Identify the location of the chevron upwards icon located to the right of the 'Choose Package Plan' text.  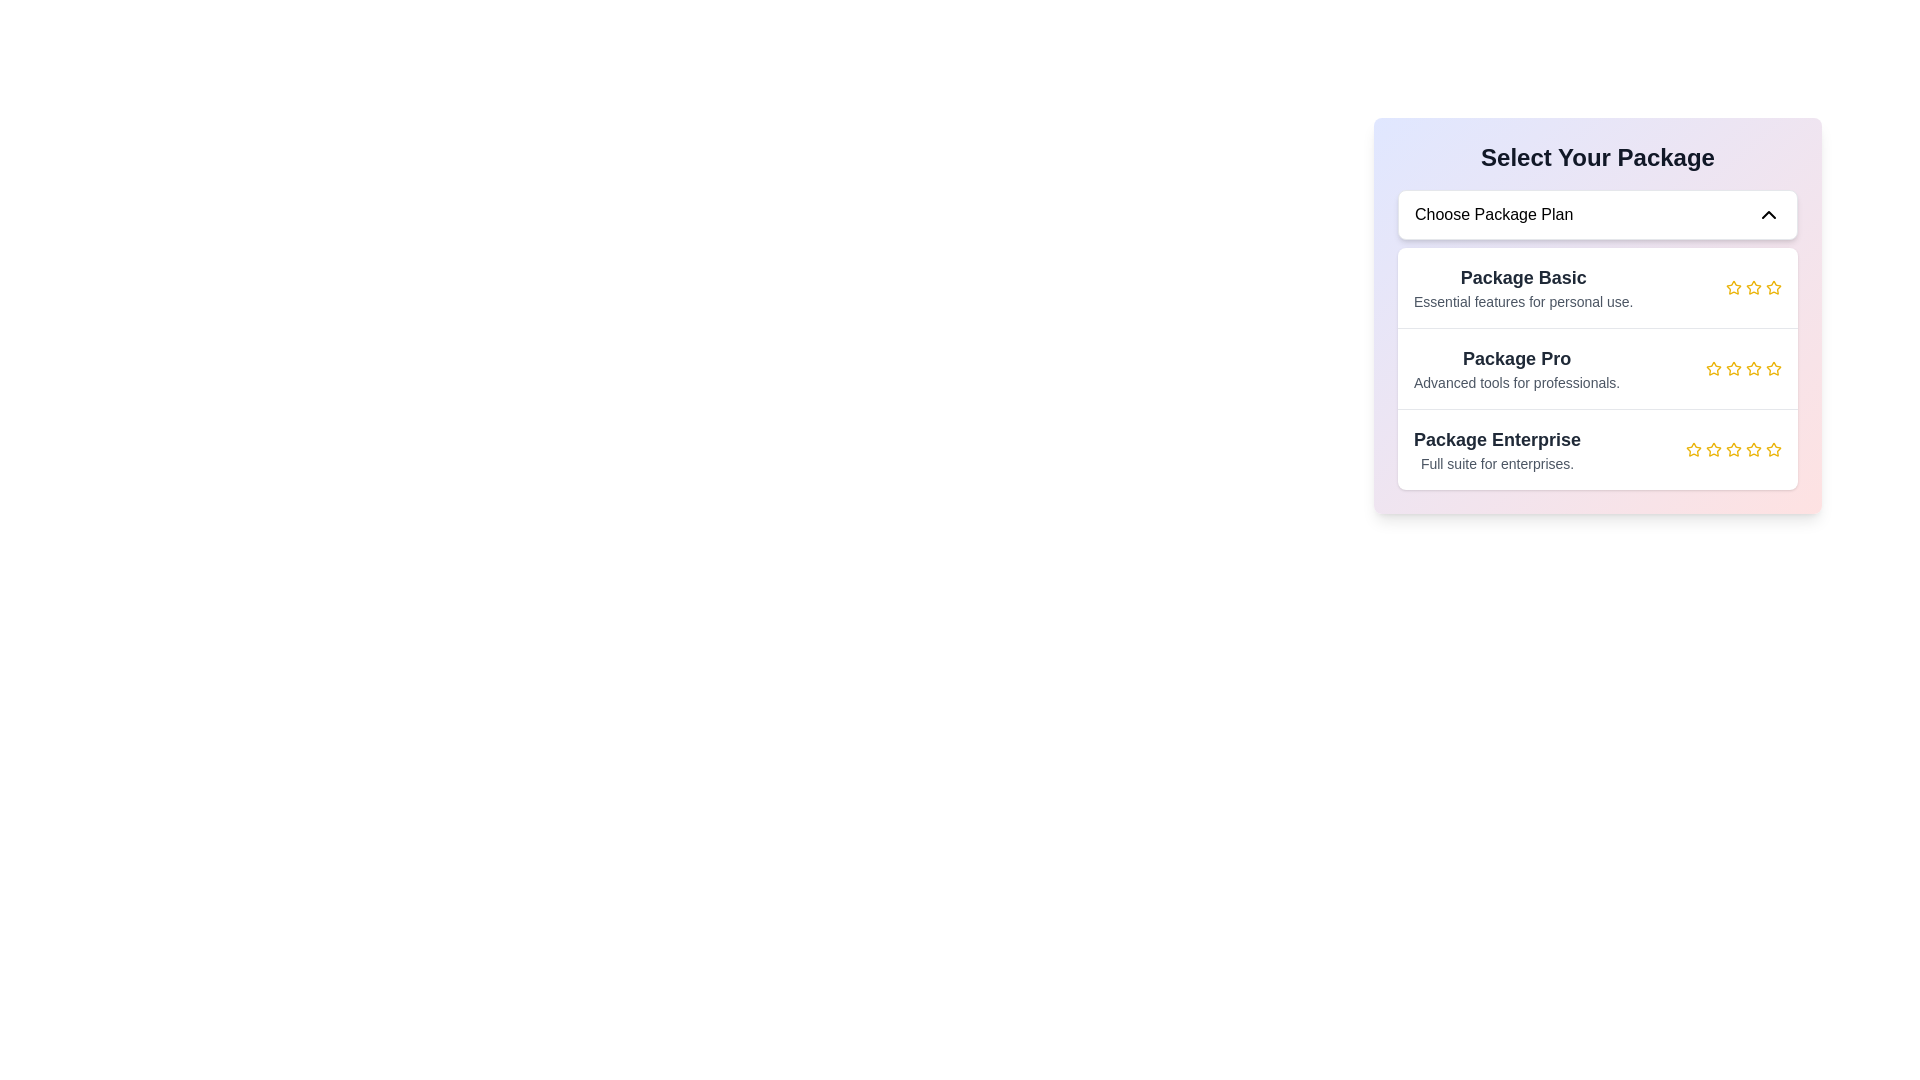
(1769, 215).